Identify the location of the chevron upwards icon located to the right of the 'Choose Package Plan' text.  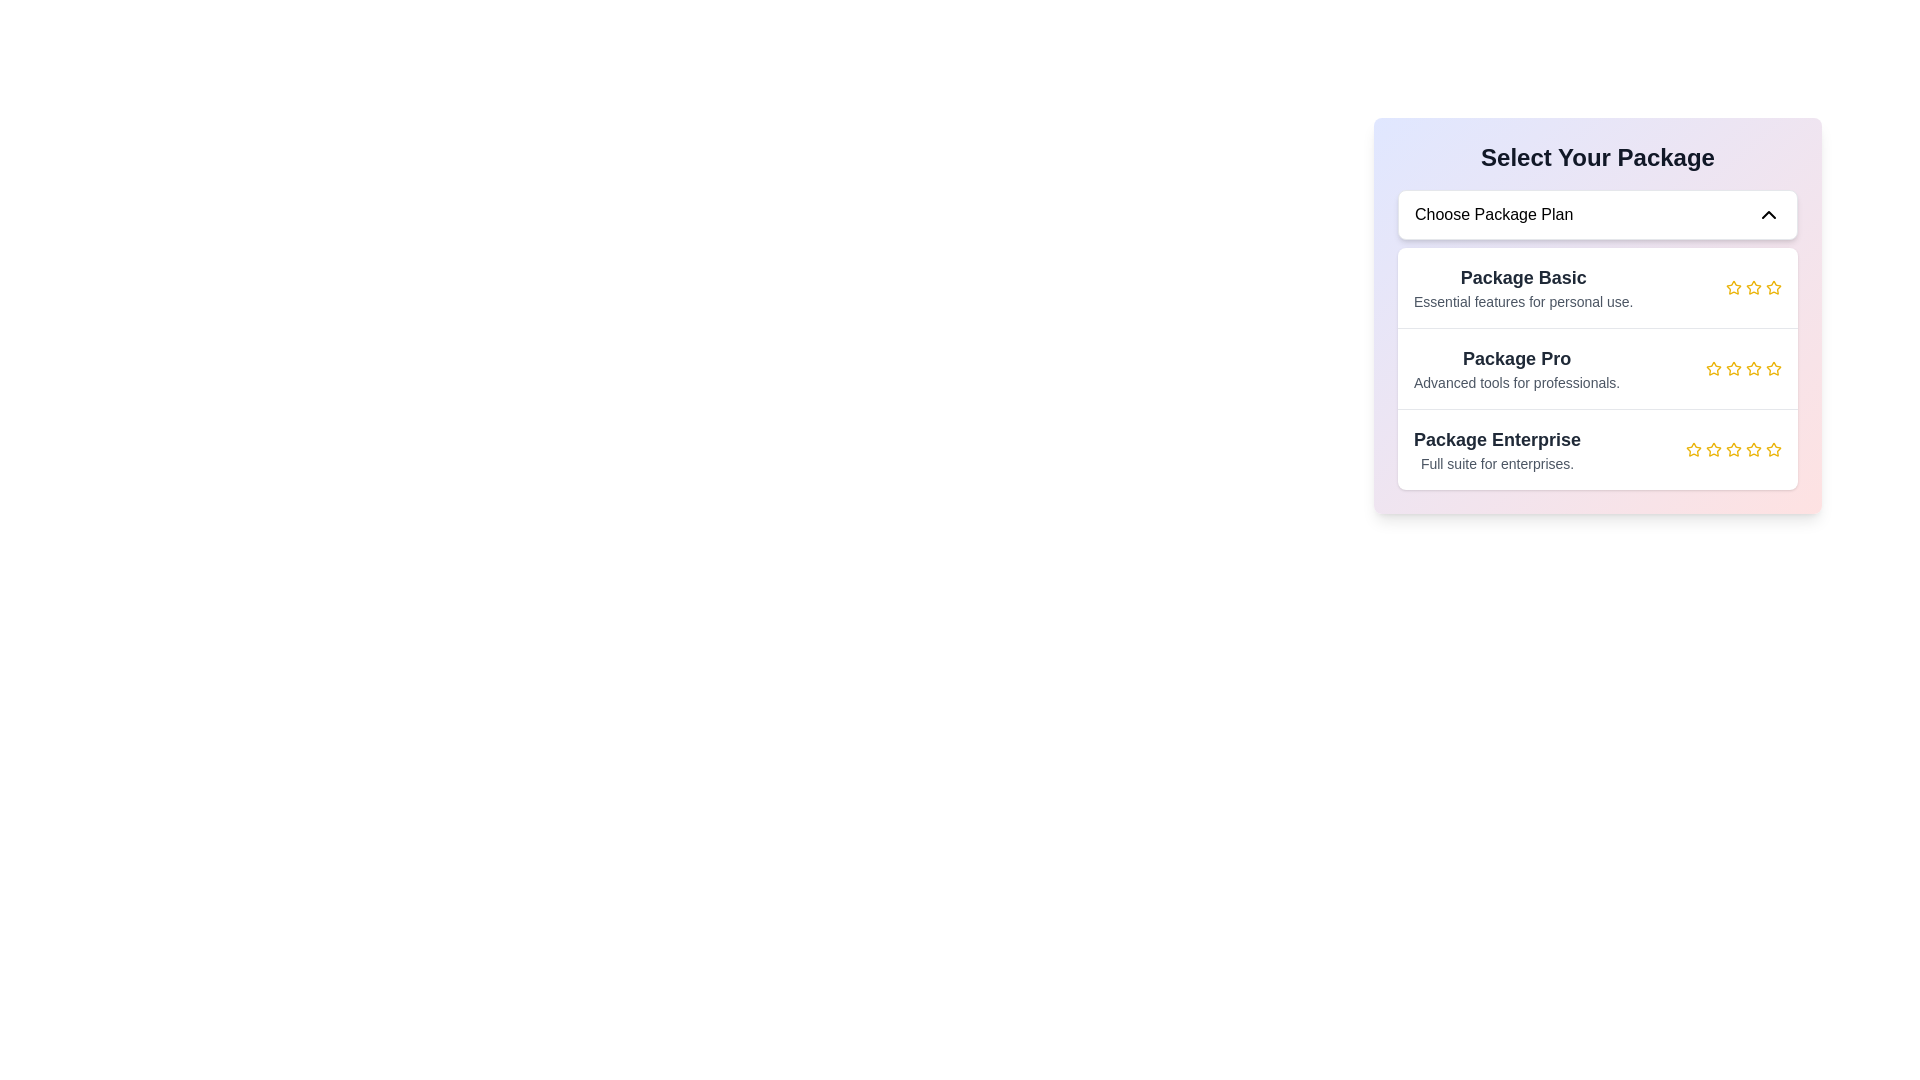
(1769, 215).